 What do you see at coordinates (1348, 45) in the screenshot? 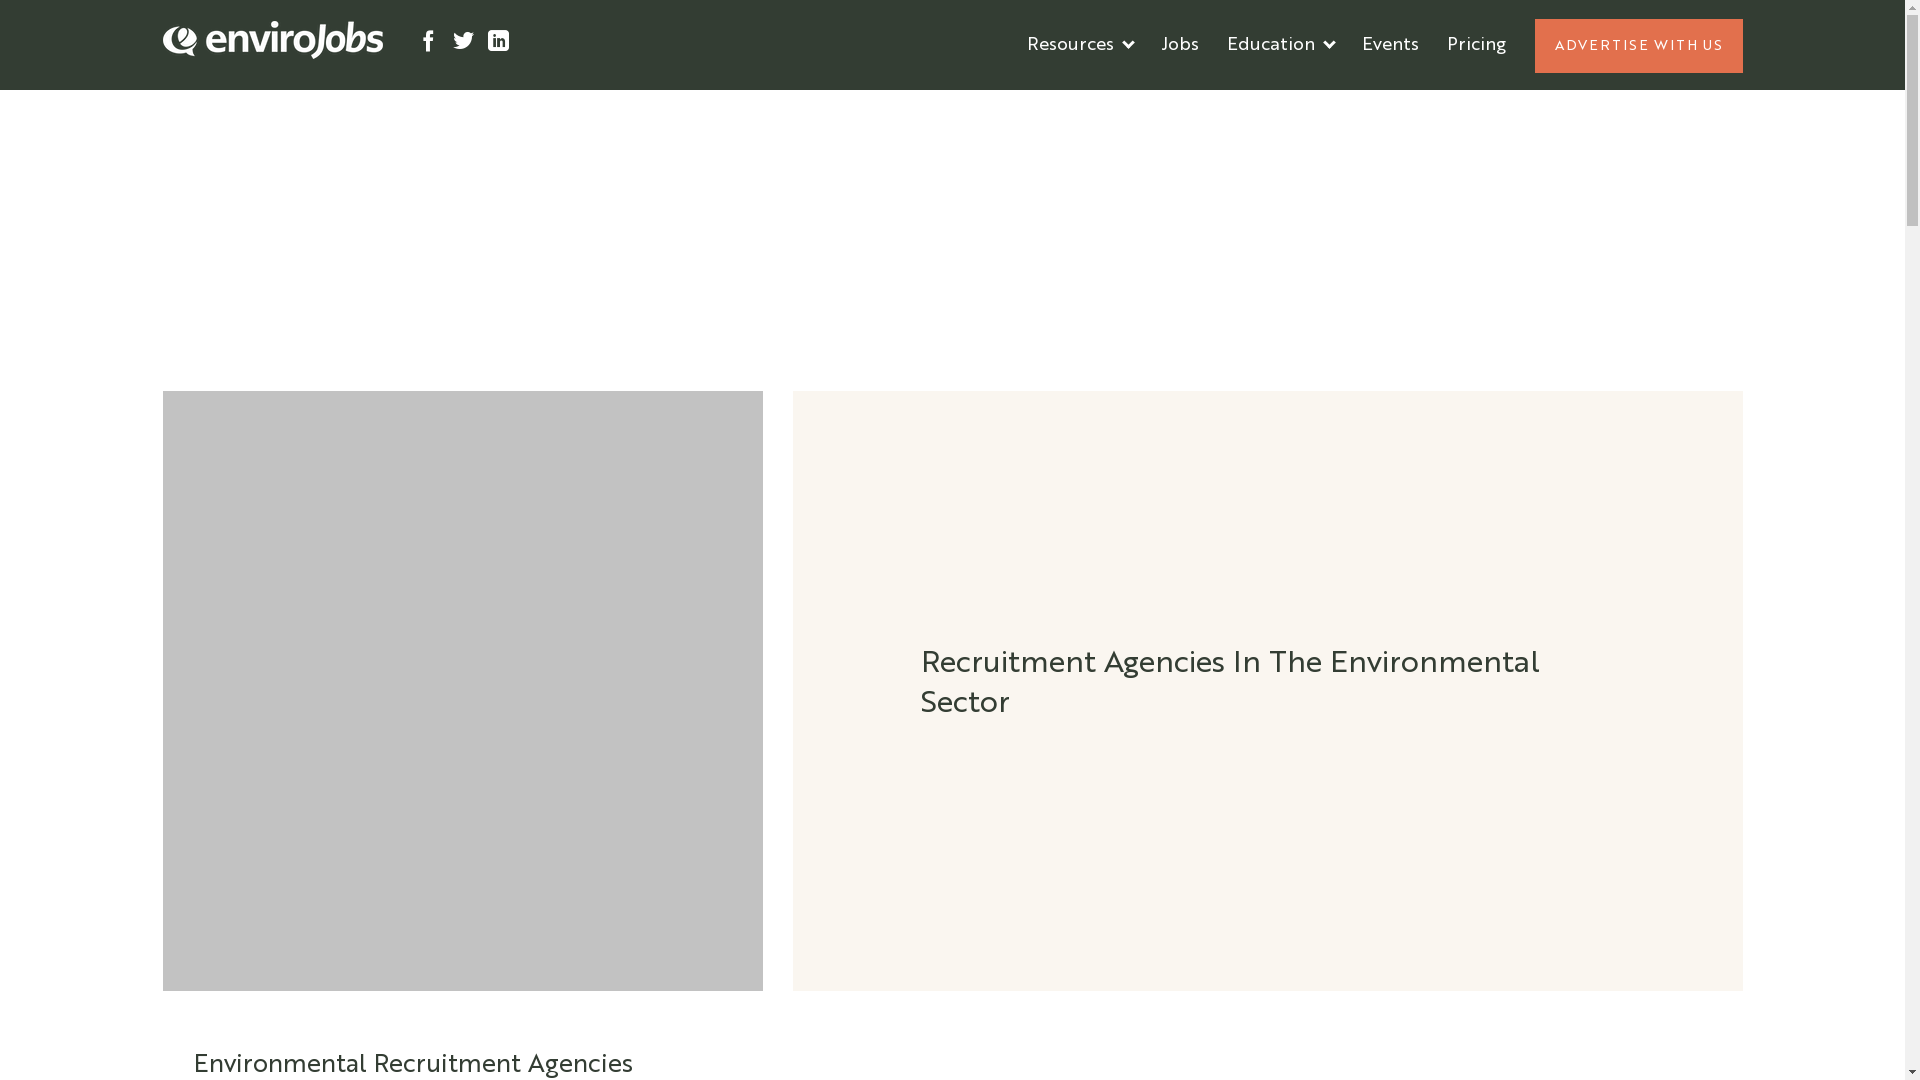
I see `'Events'` at bounding box center [1348, 45].